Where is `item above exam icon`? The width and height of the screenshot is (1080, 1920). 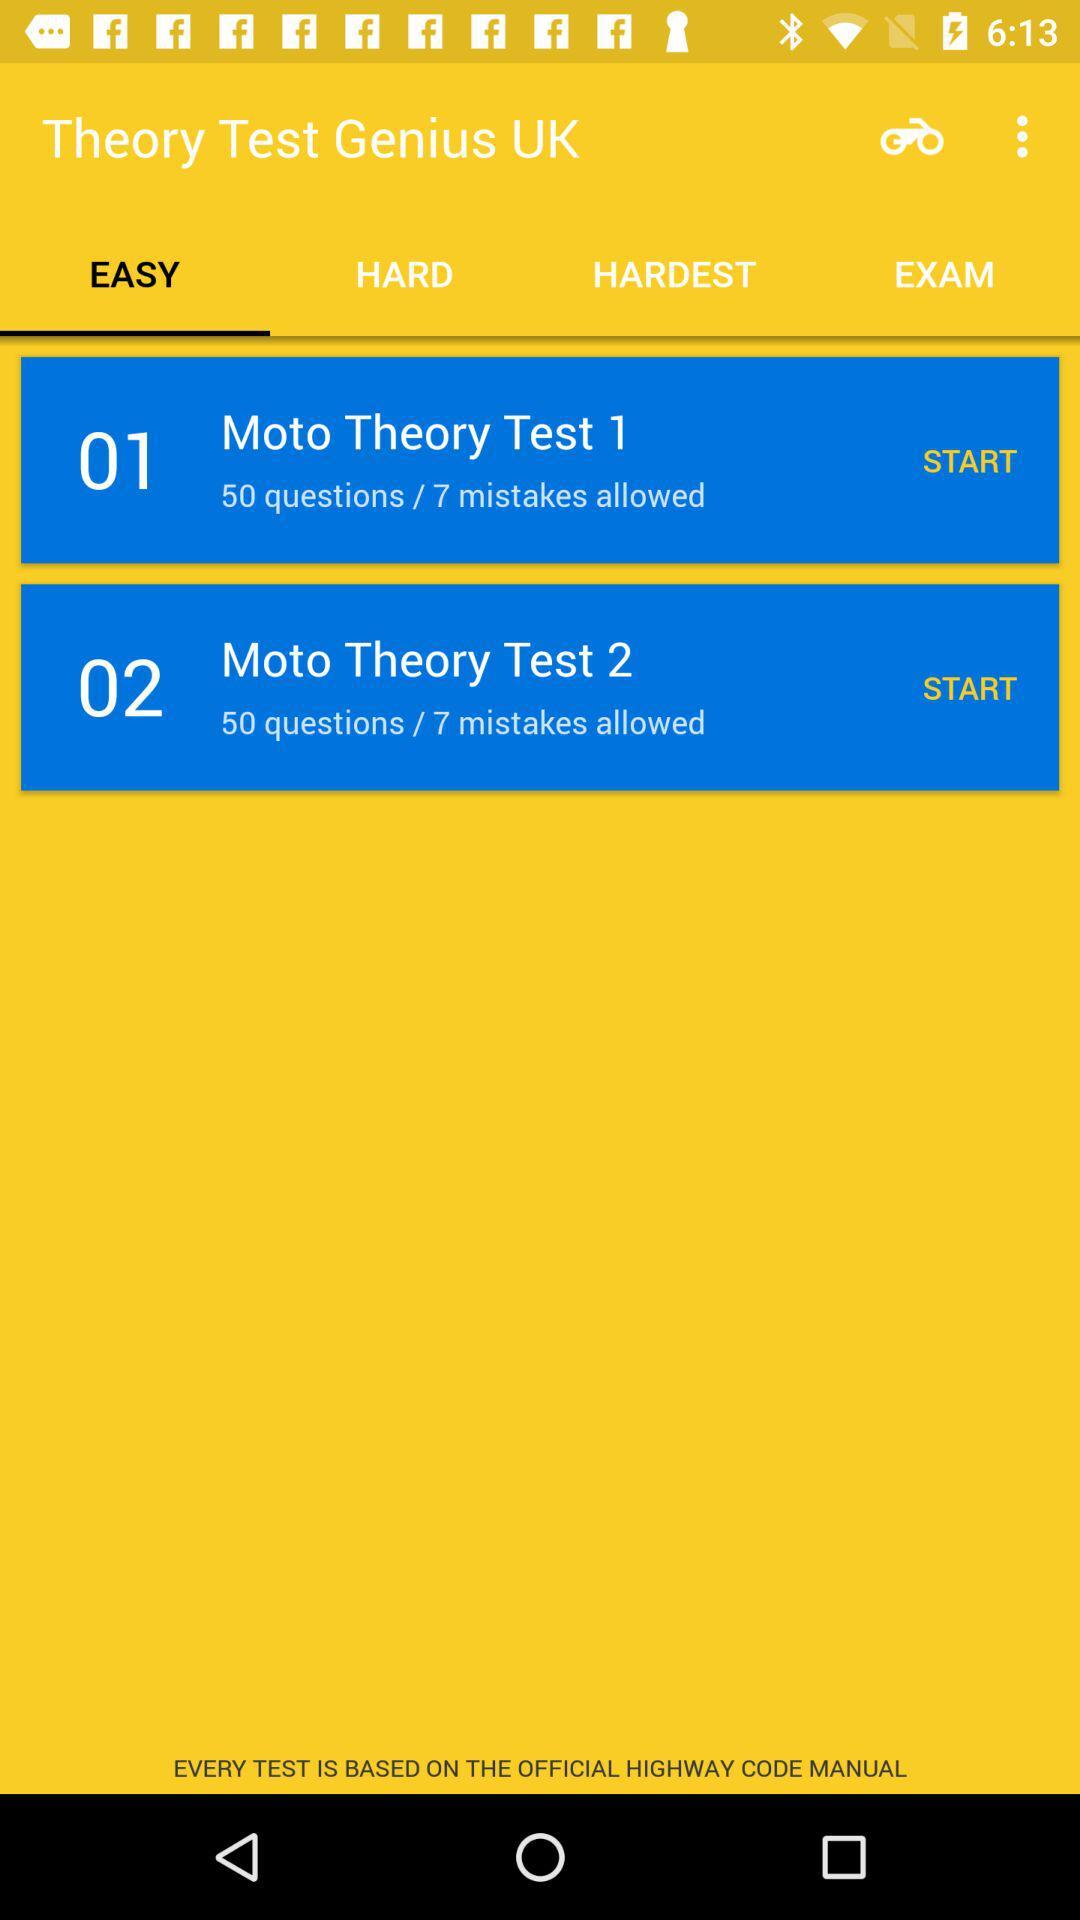
item above exam icon is located at coordinates (1027, 135).